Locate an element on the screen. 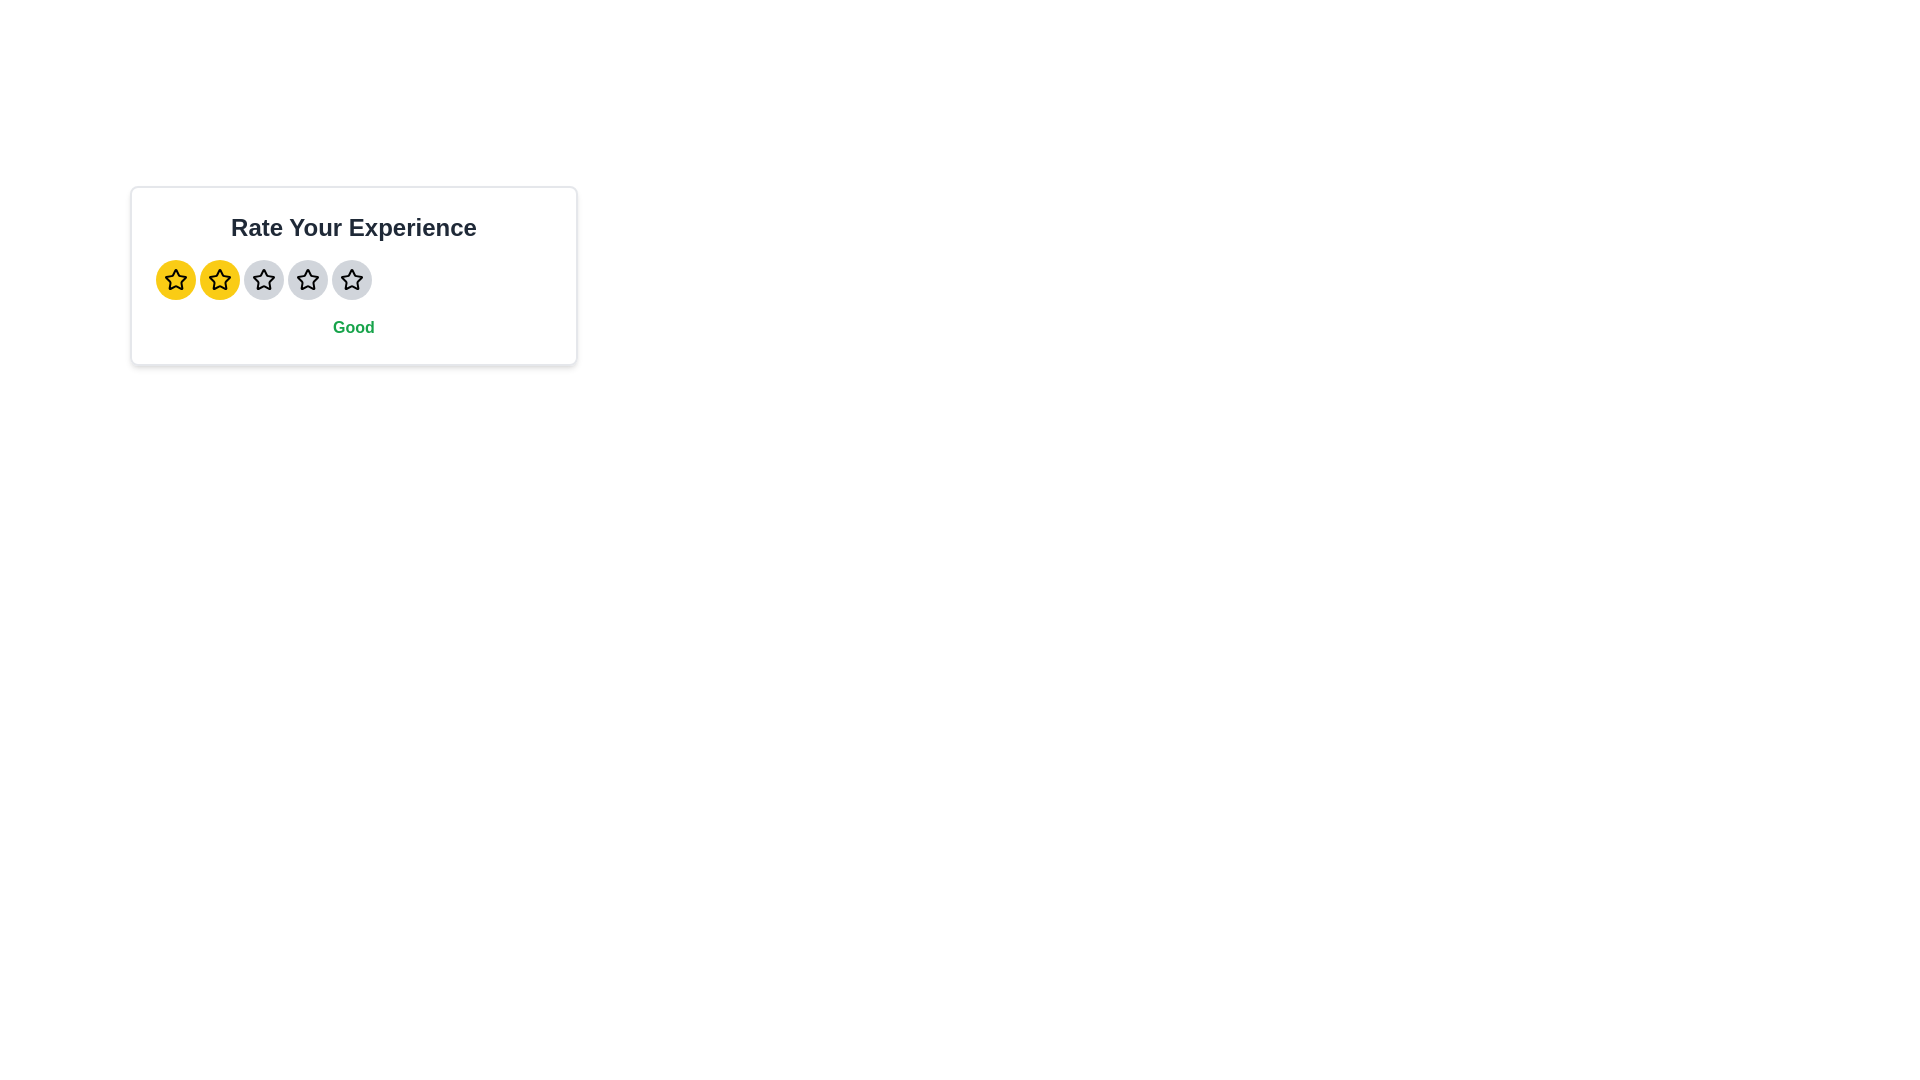 This screenshot has height=1080, width=1920. the fourth star icon with a black border and transparent interior in the rating component is located at coordinates (351, 280).